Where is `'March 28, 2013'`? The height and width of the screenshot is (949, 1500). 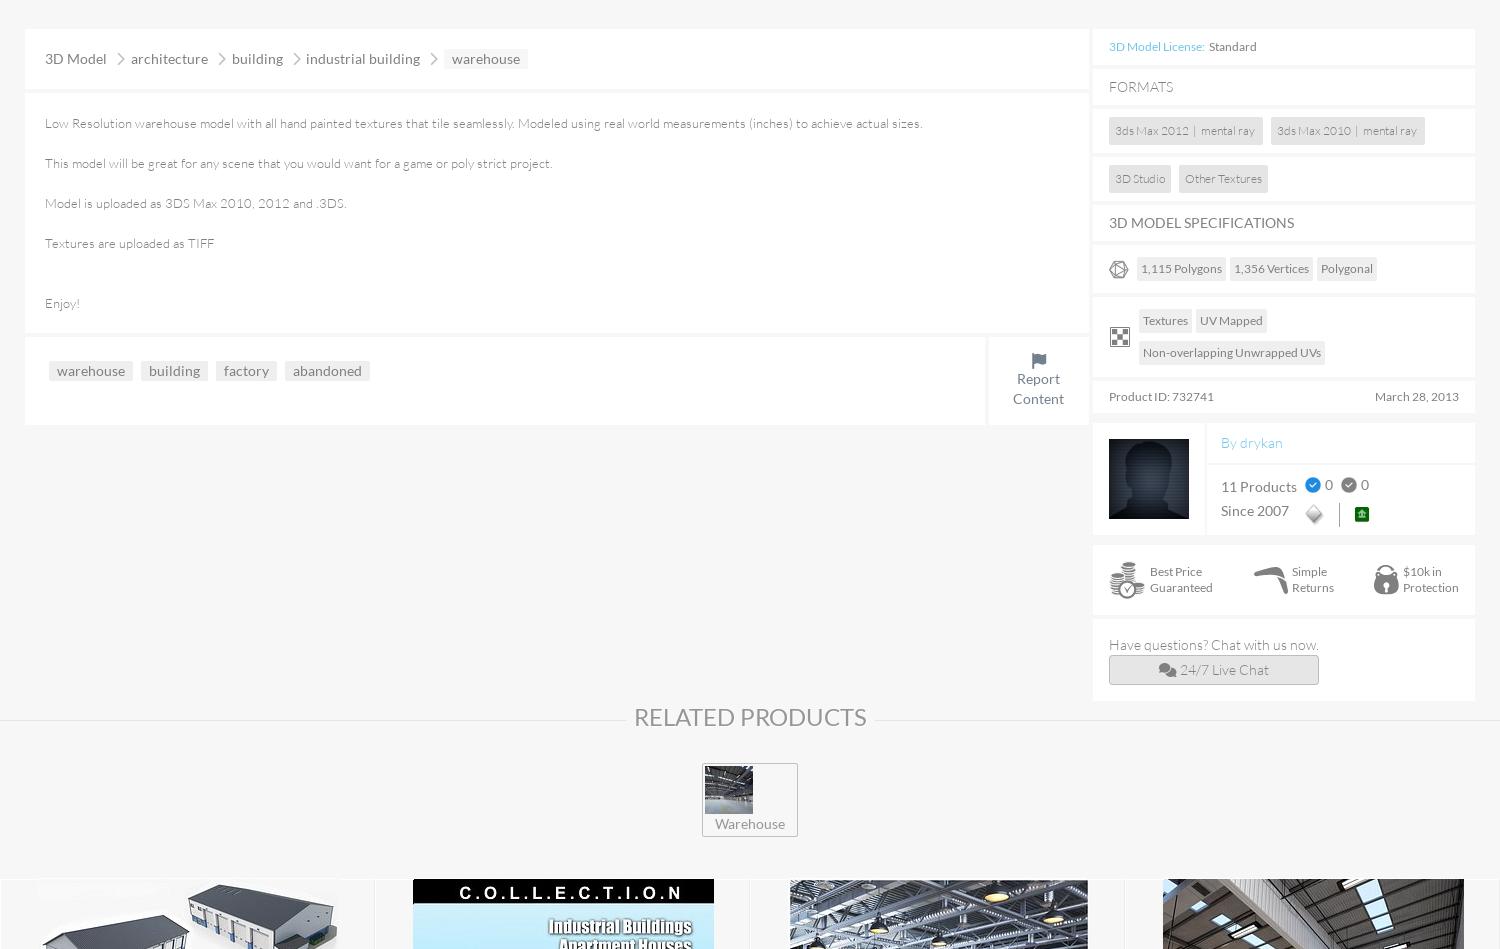
'March 28, 2013' is located at coordinates (1375, 396).